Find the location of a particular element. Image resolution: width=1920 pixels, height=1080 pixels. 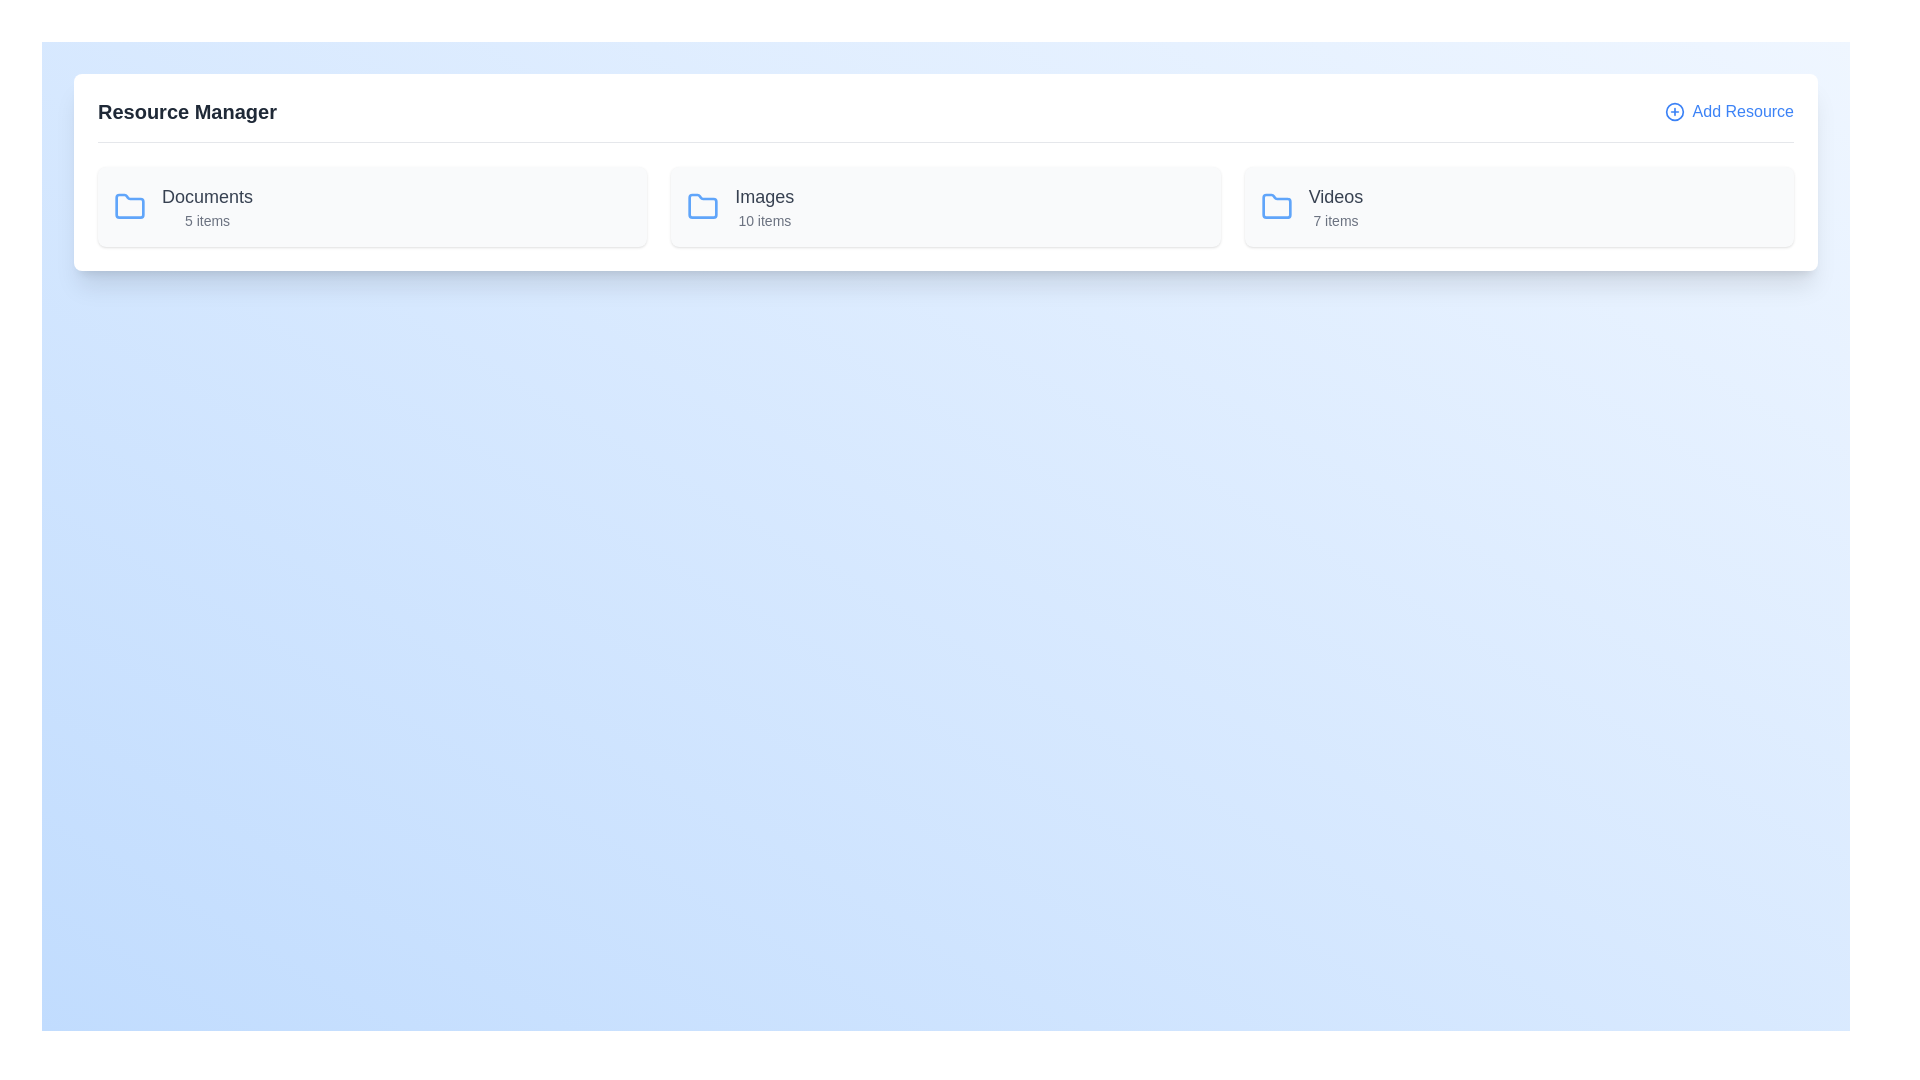

the Text label that serves as a heading for the Resource Manager, located at the top-left section of the interface is located at coordinates (187, 111).